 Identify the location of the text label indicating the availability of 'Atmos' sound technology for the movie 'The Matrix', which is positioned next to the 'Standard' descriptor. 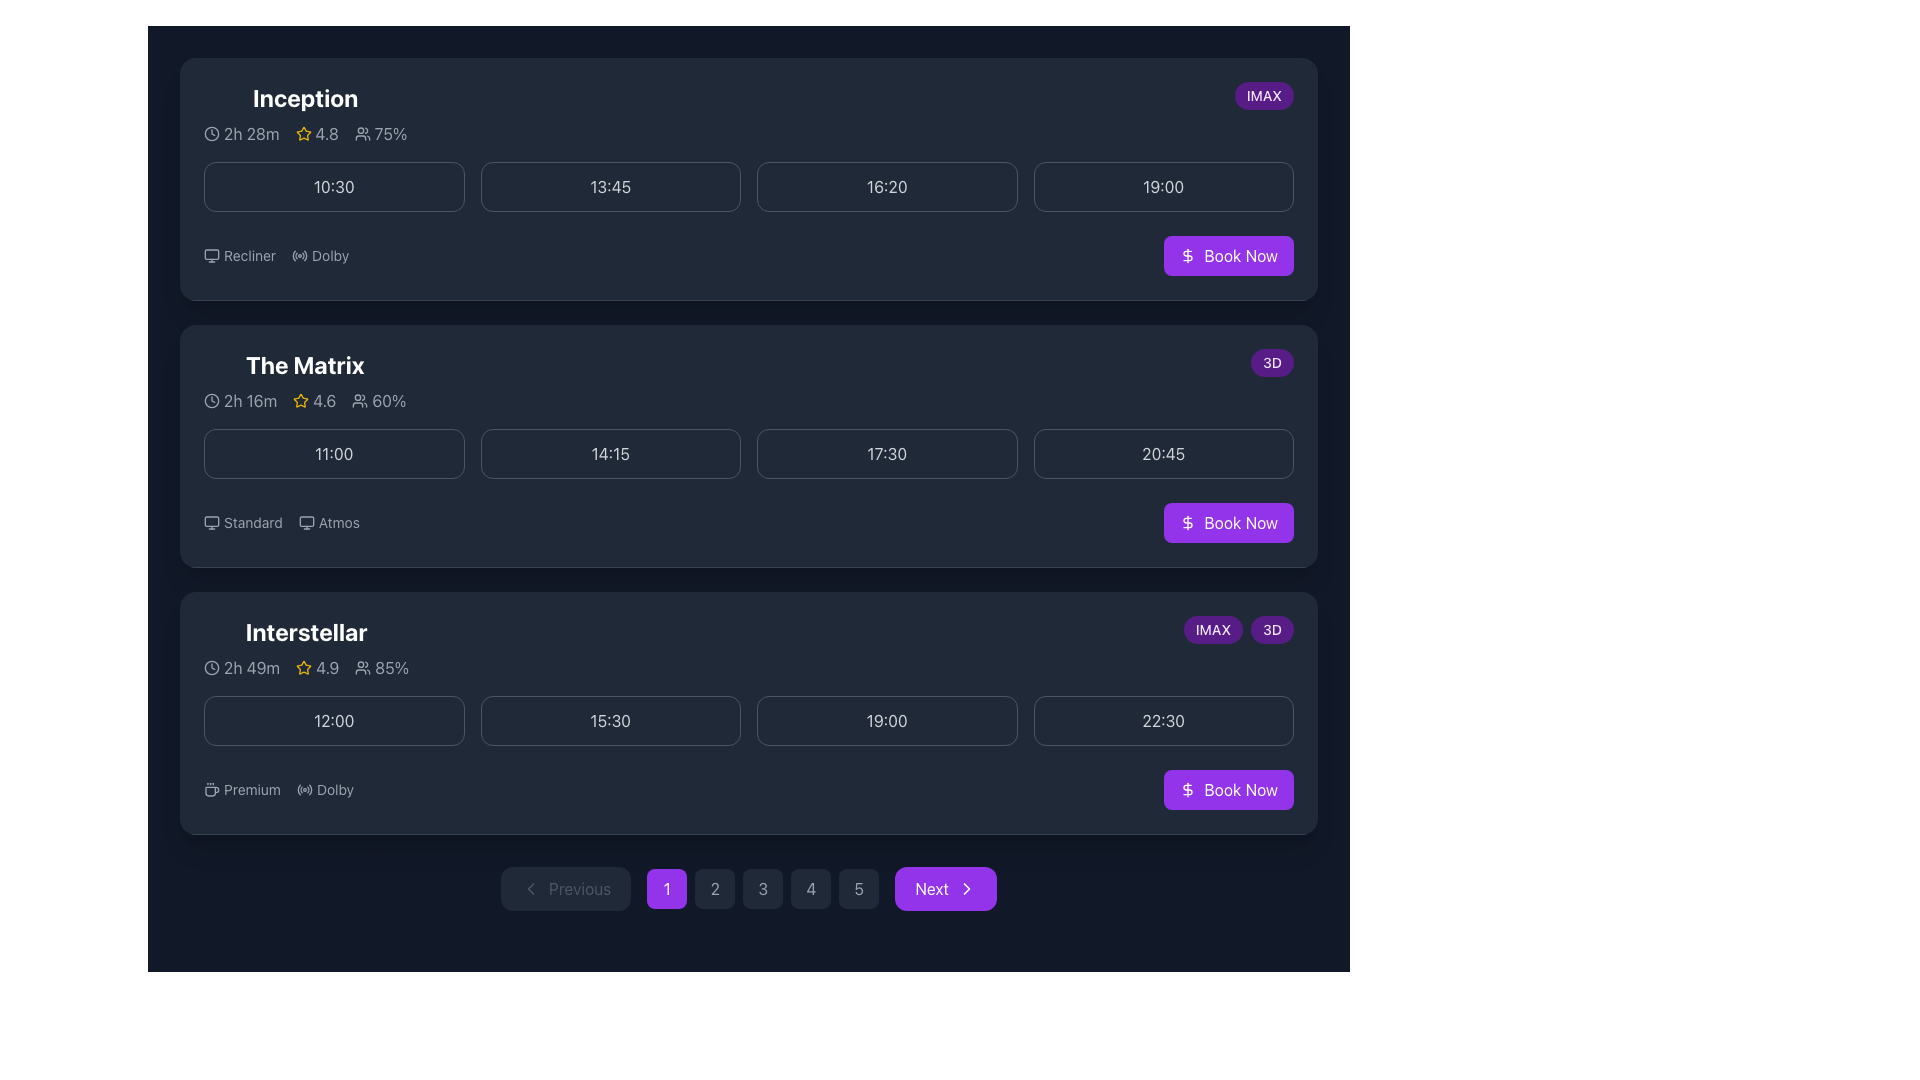
(329, 522).